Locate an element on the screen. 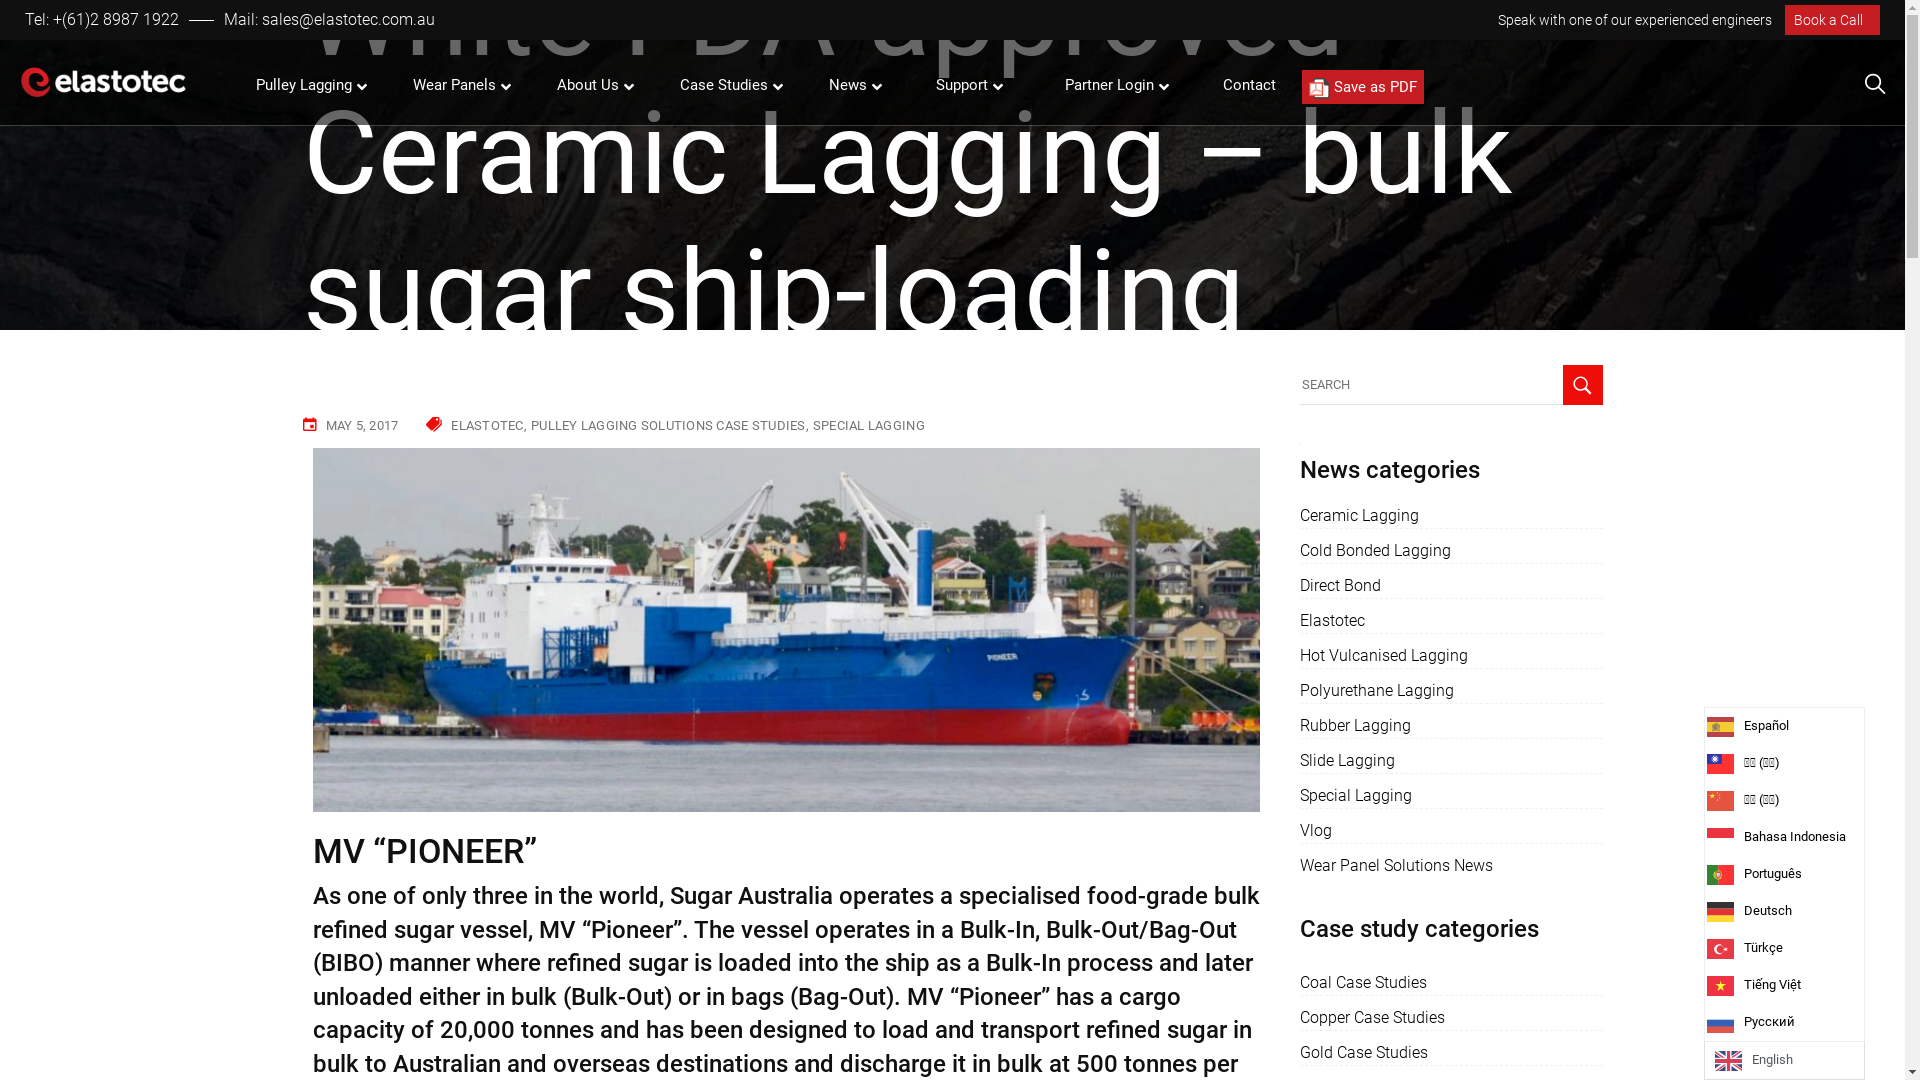 This screenshot has width=1920, height=1080. 'Partner Login' is located at coordinates (1044, 84).